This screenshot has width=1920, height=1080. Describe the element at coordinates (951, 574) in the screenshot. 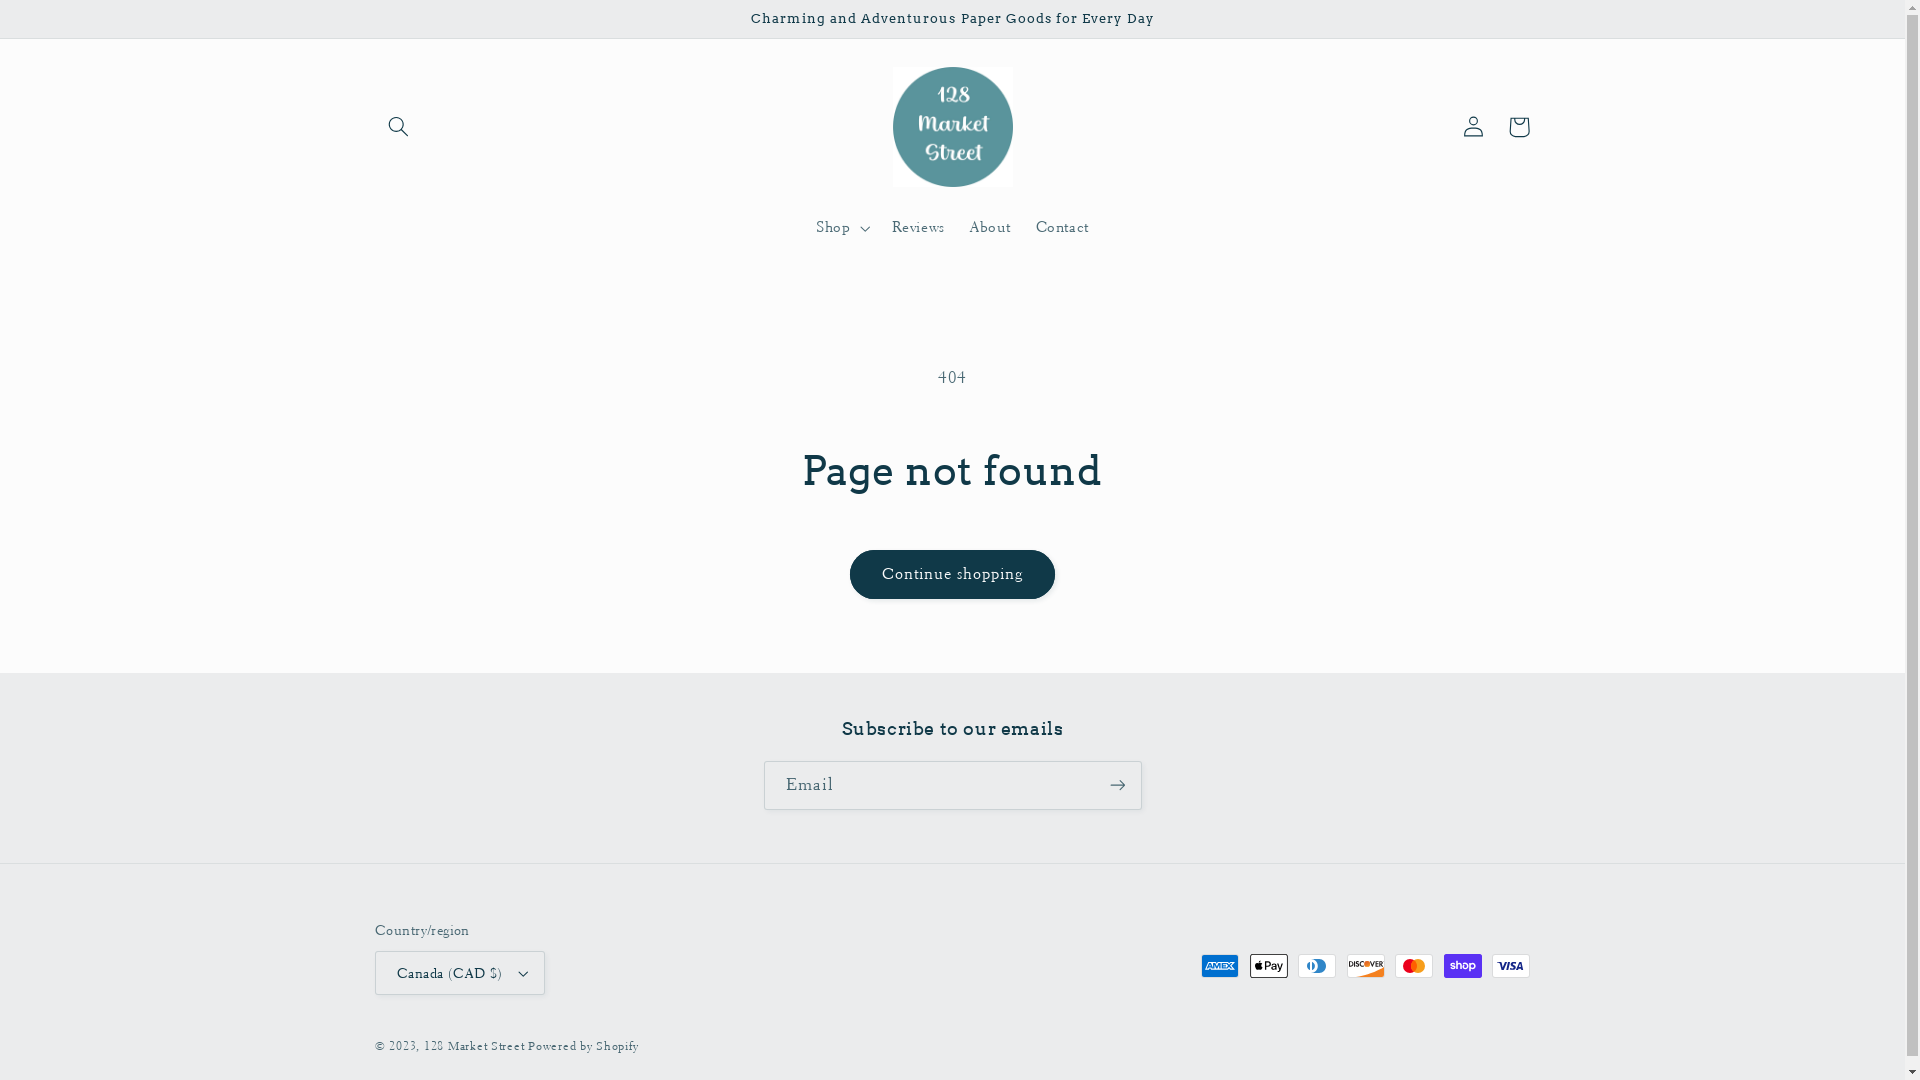

I see `'Continue shopping'` at that location.